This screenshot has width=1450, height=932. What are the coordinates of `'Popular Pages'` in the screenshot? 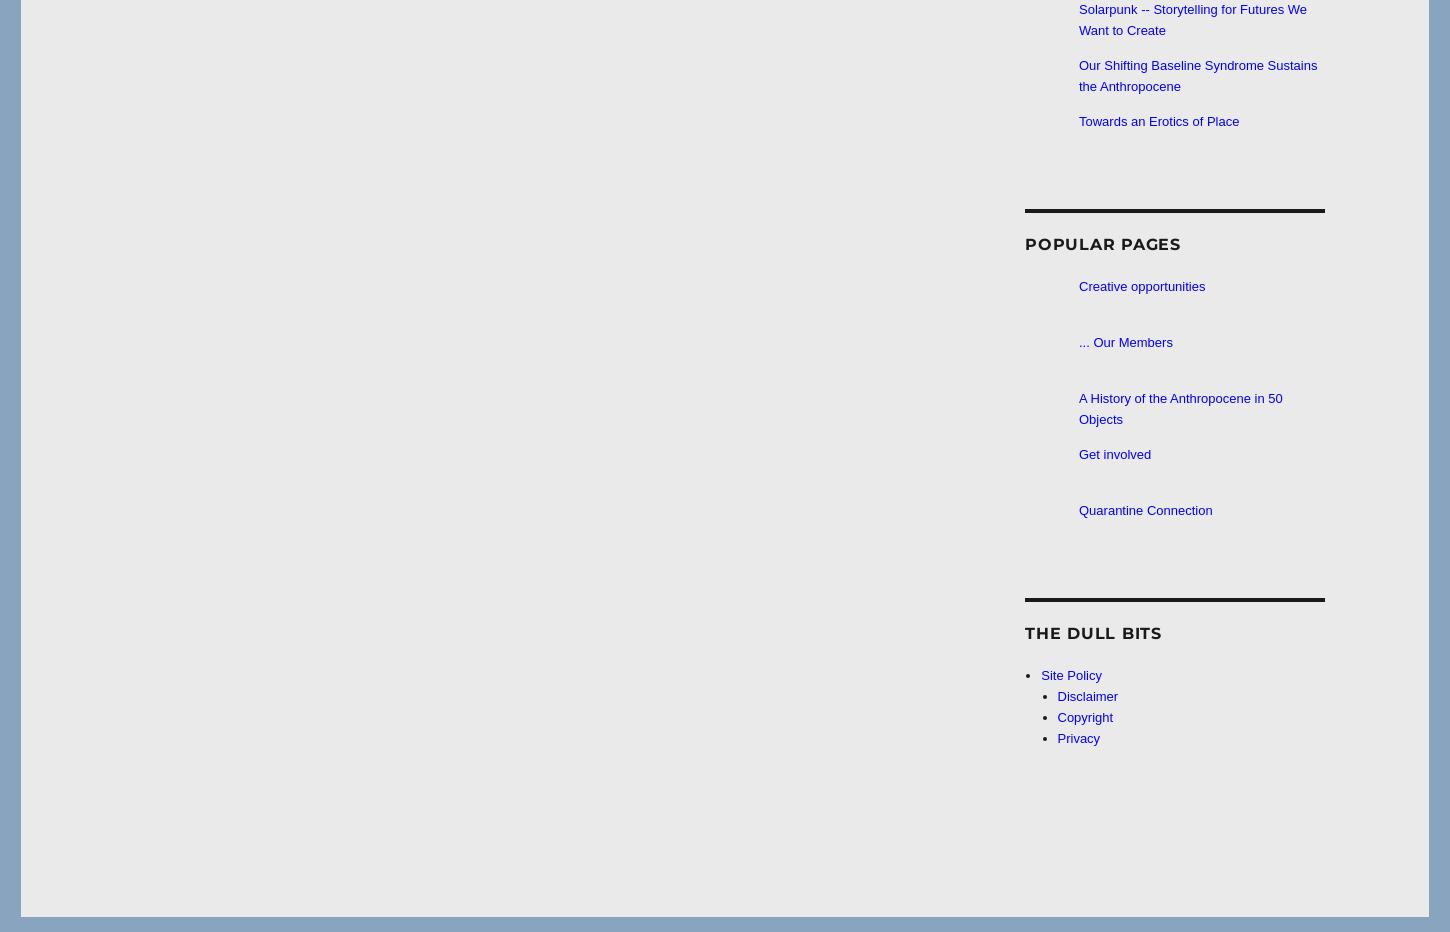 It's located at (1101, 243).